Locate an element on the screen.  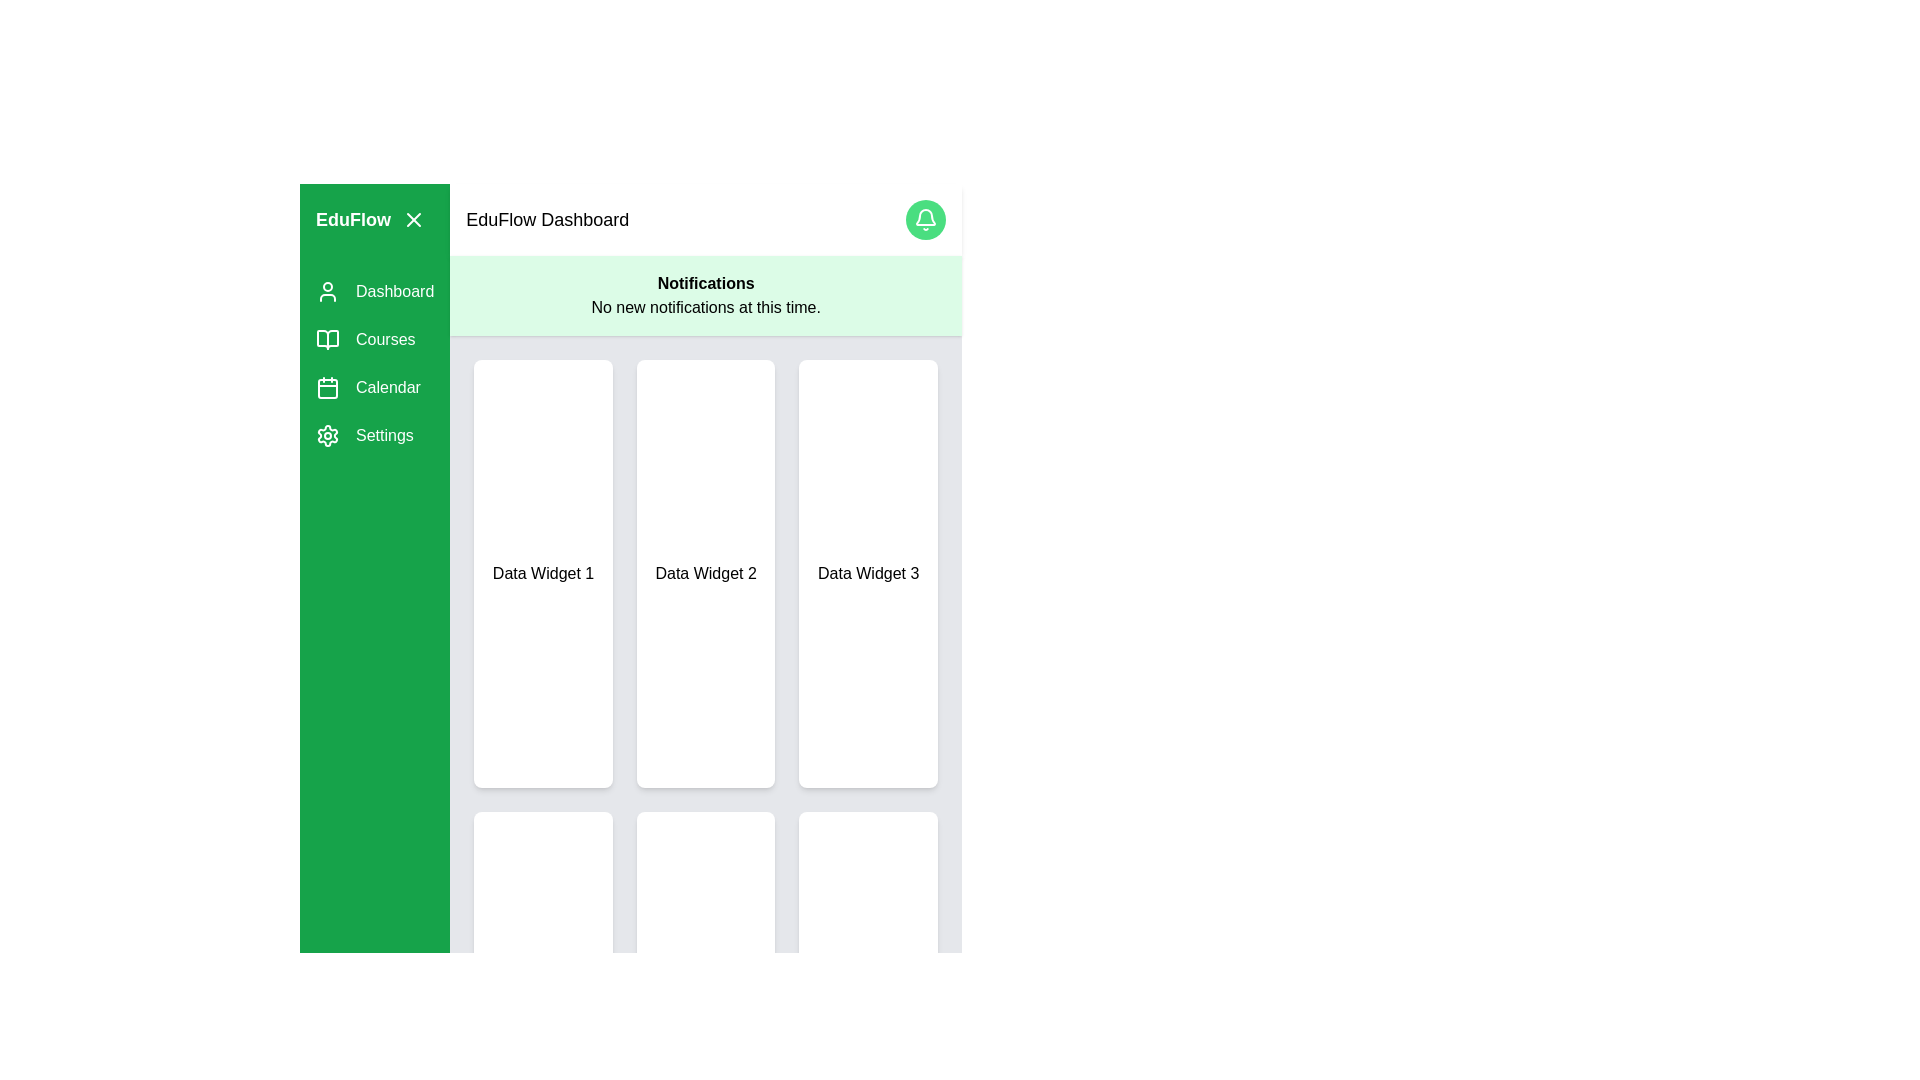
the circular gear-shaped icon with a green background and white details located next to the text 'Settings' to enter the settings menu is located at coordinates (327, 434).